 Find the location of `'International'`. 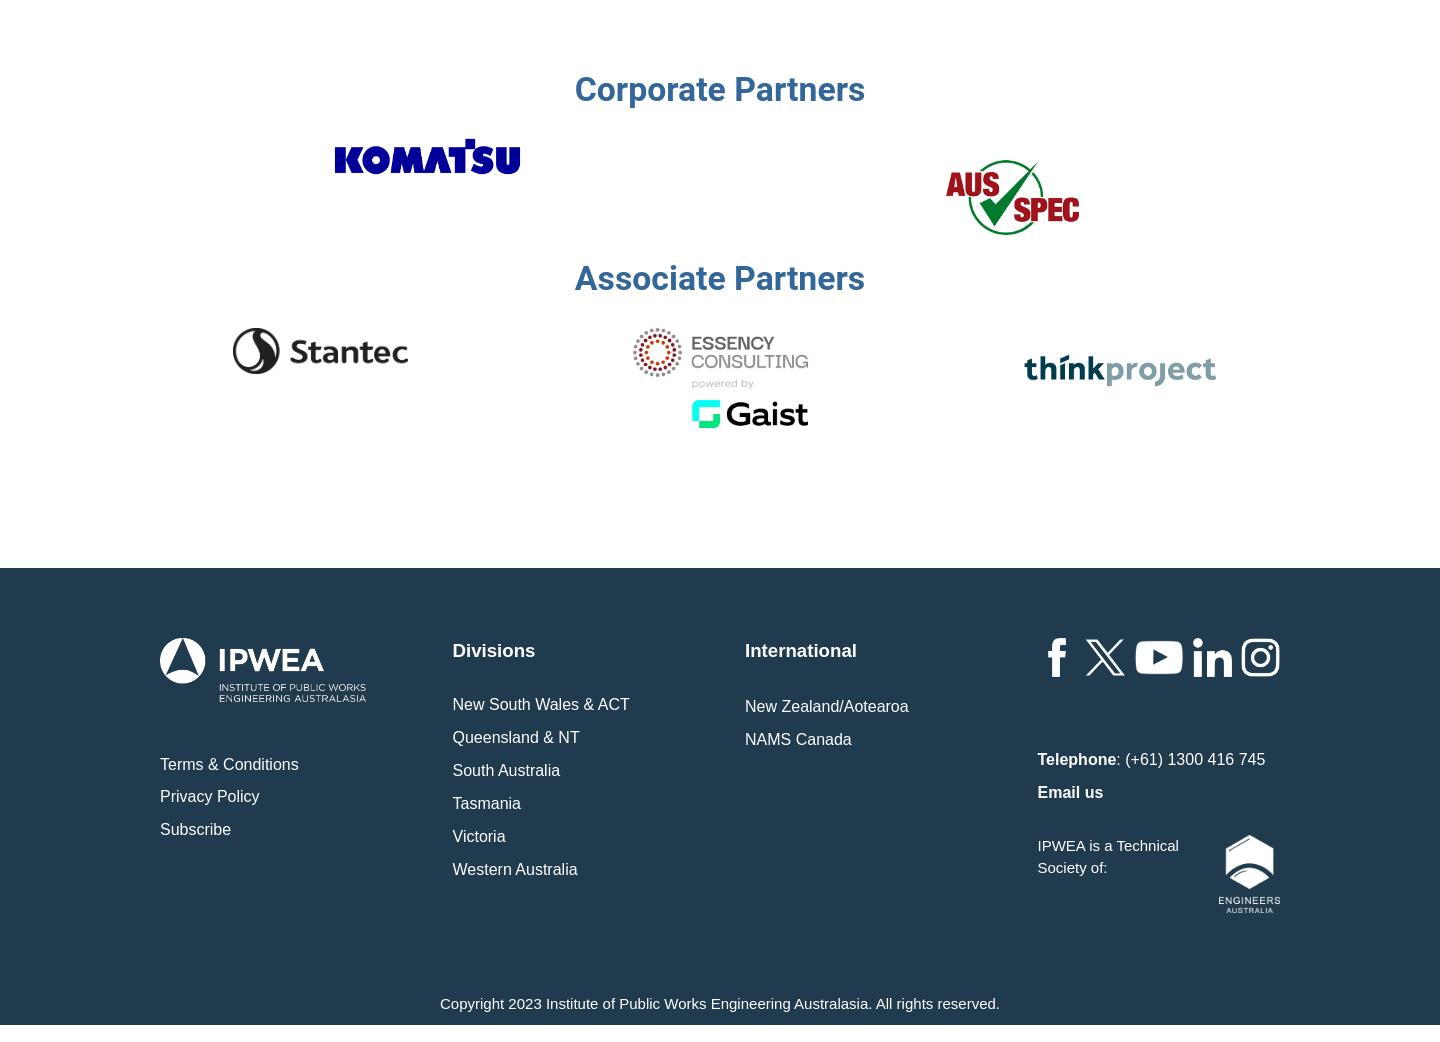

'International' is located at coordinates (800, 649).